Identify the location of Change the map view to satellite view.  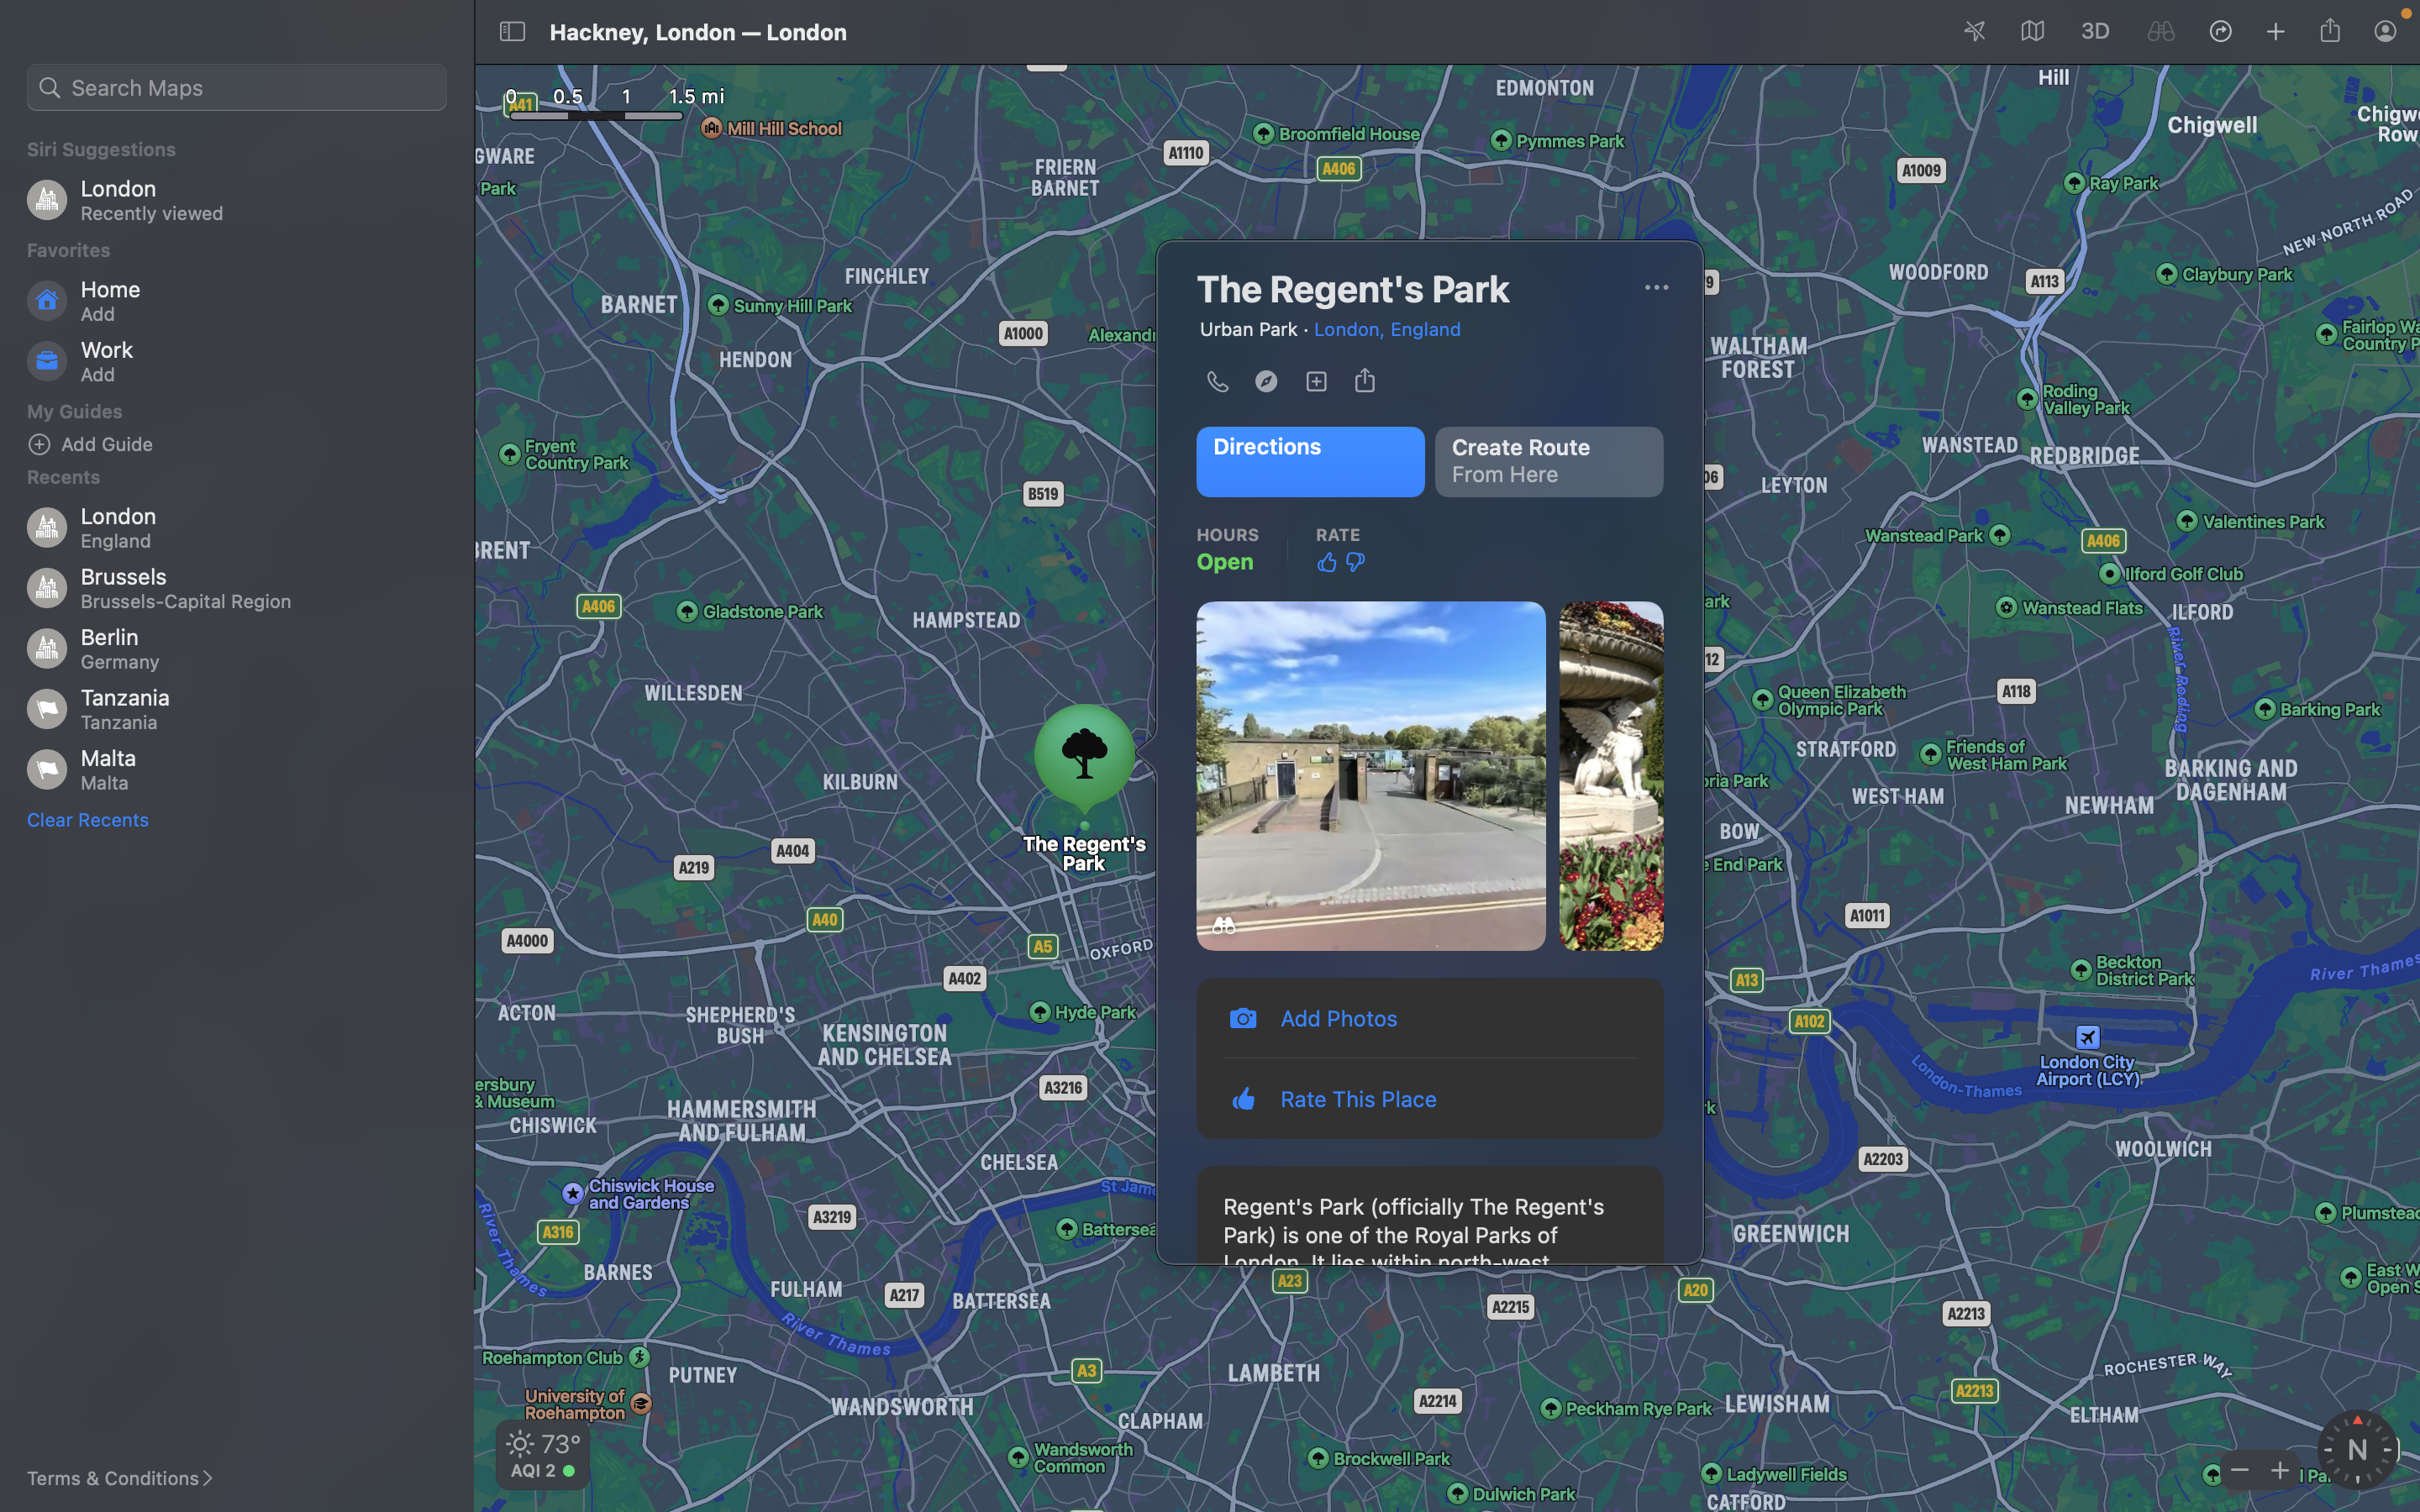
(1655, 287).